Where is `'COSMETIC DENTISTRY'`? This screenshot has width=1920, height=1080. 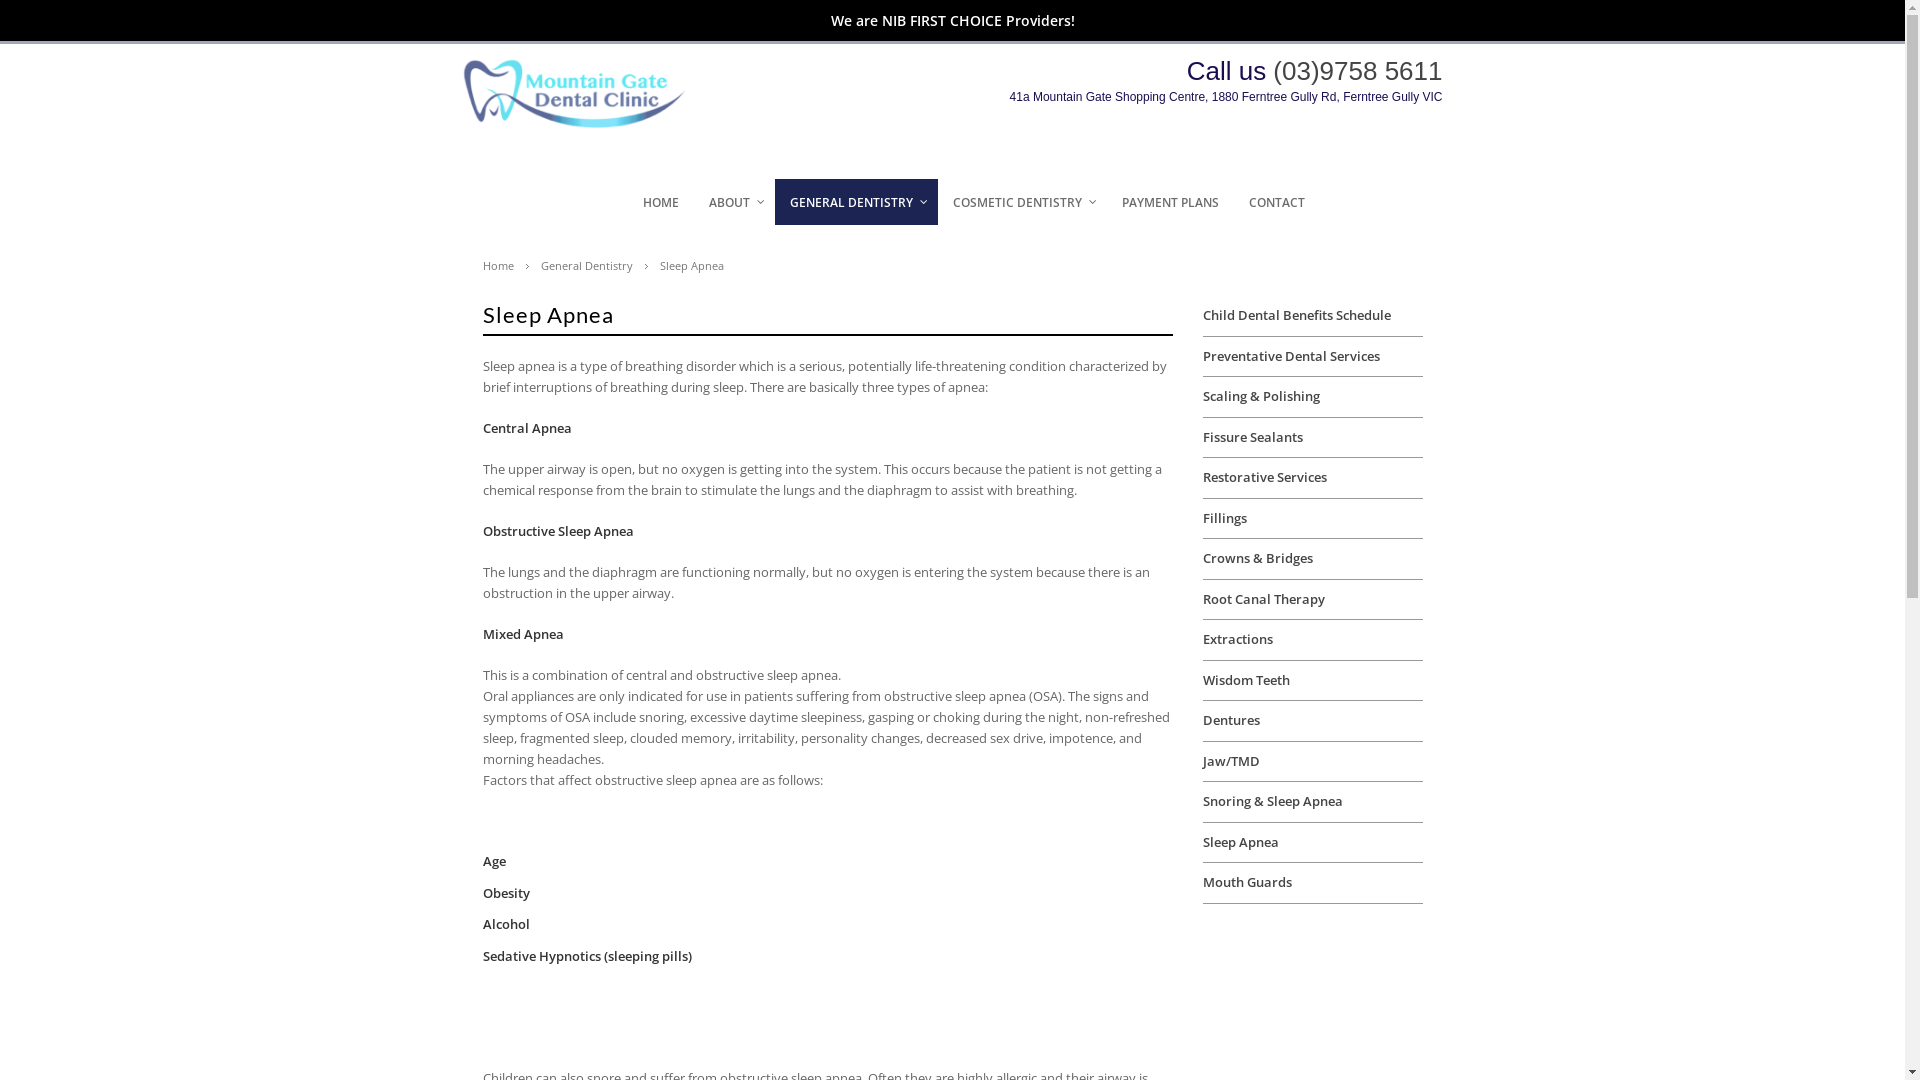
'COSMETIC DENTISTRY' is located at coordinates (1022, 202).